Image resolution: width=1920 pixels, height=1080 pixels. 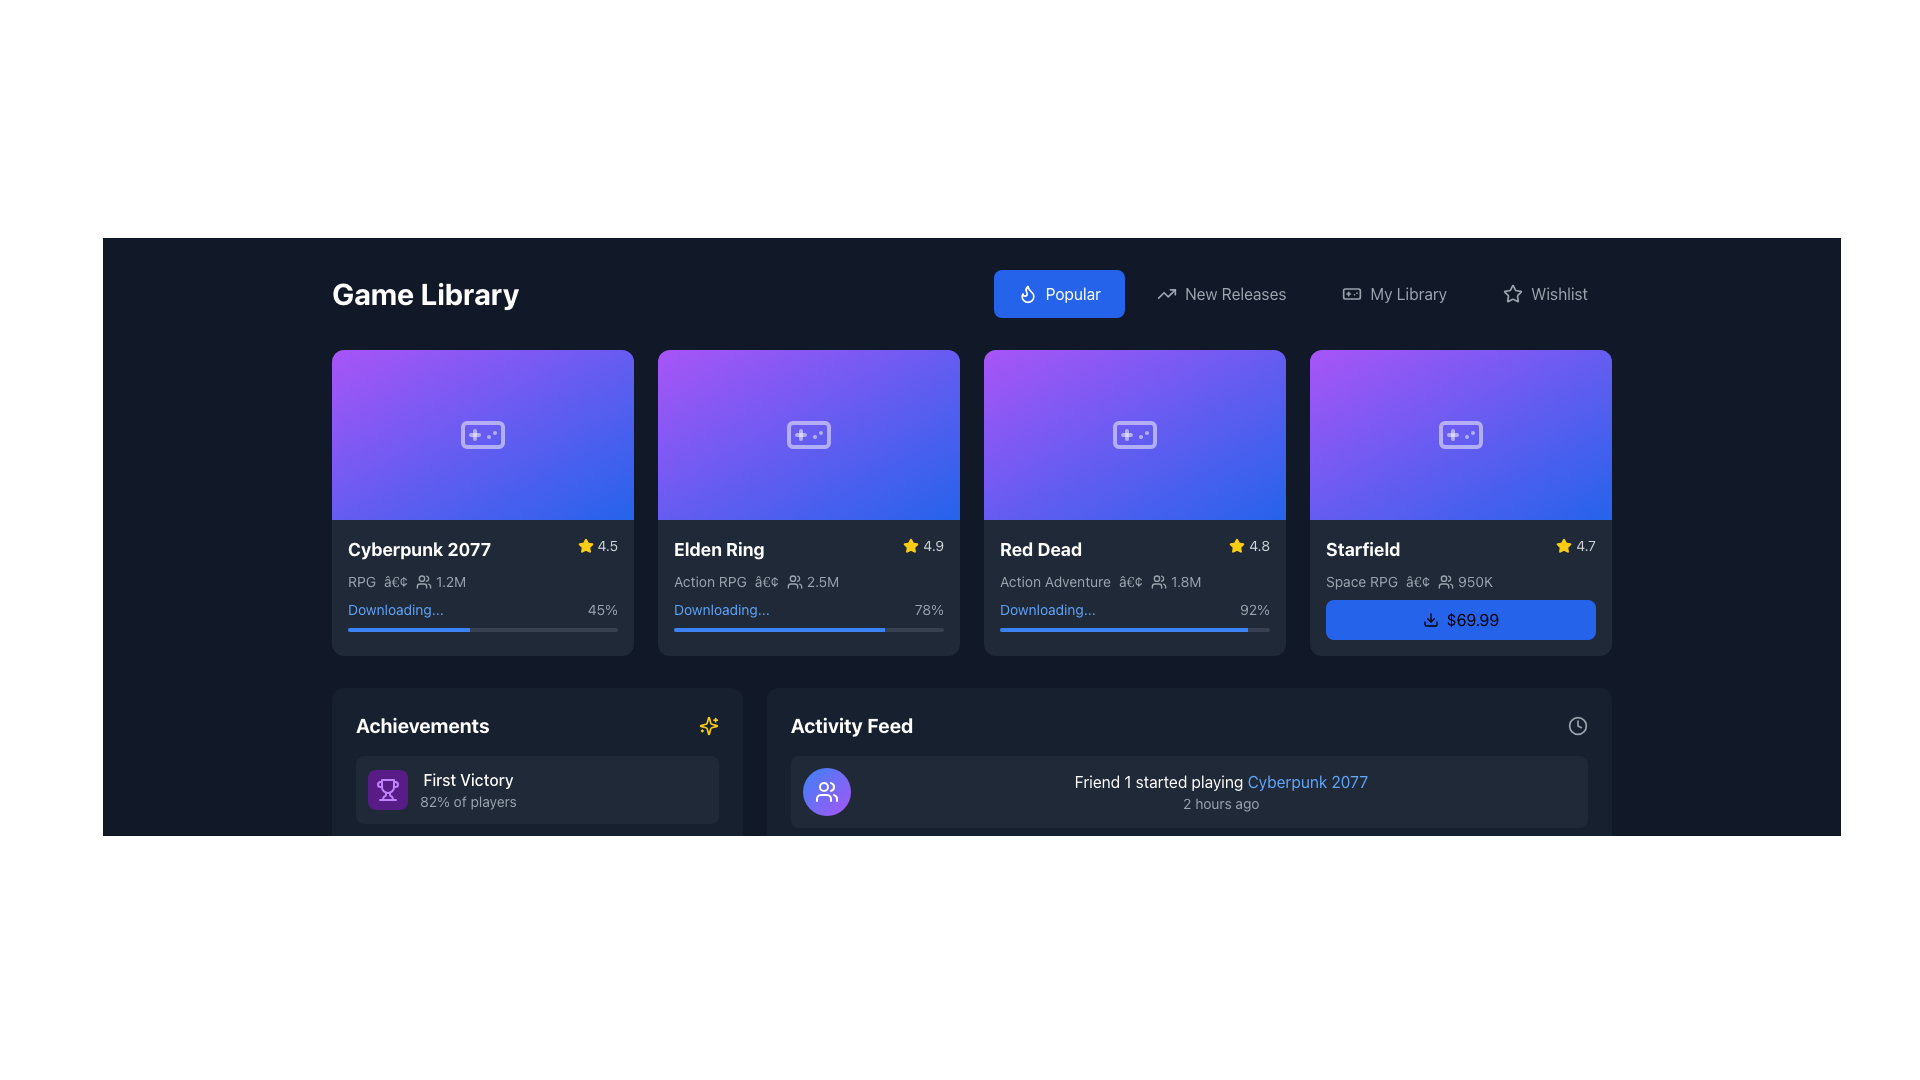 I want to click on static text label indicating the download status of the game 'Cyberpunk 2077', located in the bottom section of the first game card, to the left of '45%', so click(x=395, y=608).